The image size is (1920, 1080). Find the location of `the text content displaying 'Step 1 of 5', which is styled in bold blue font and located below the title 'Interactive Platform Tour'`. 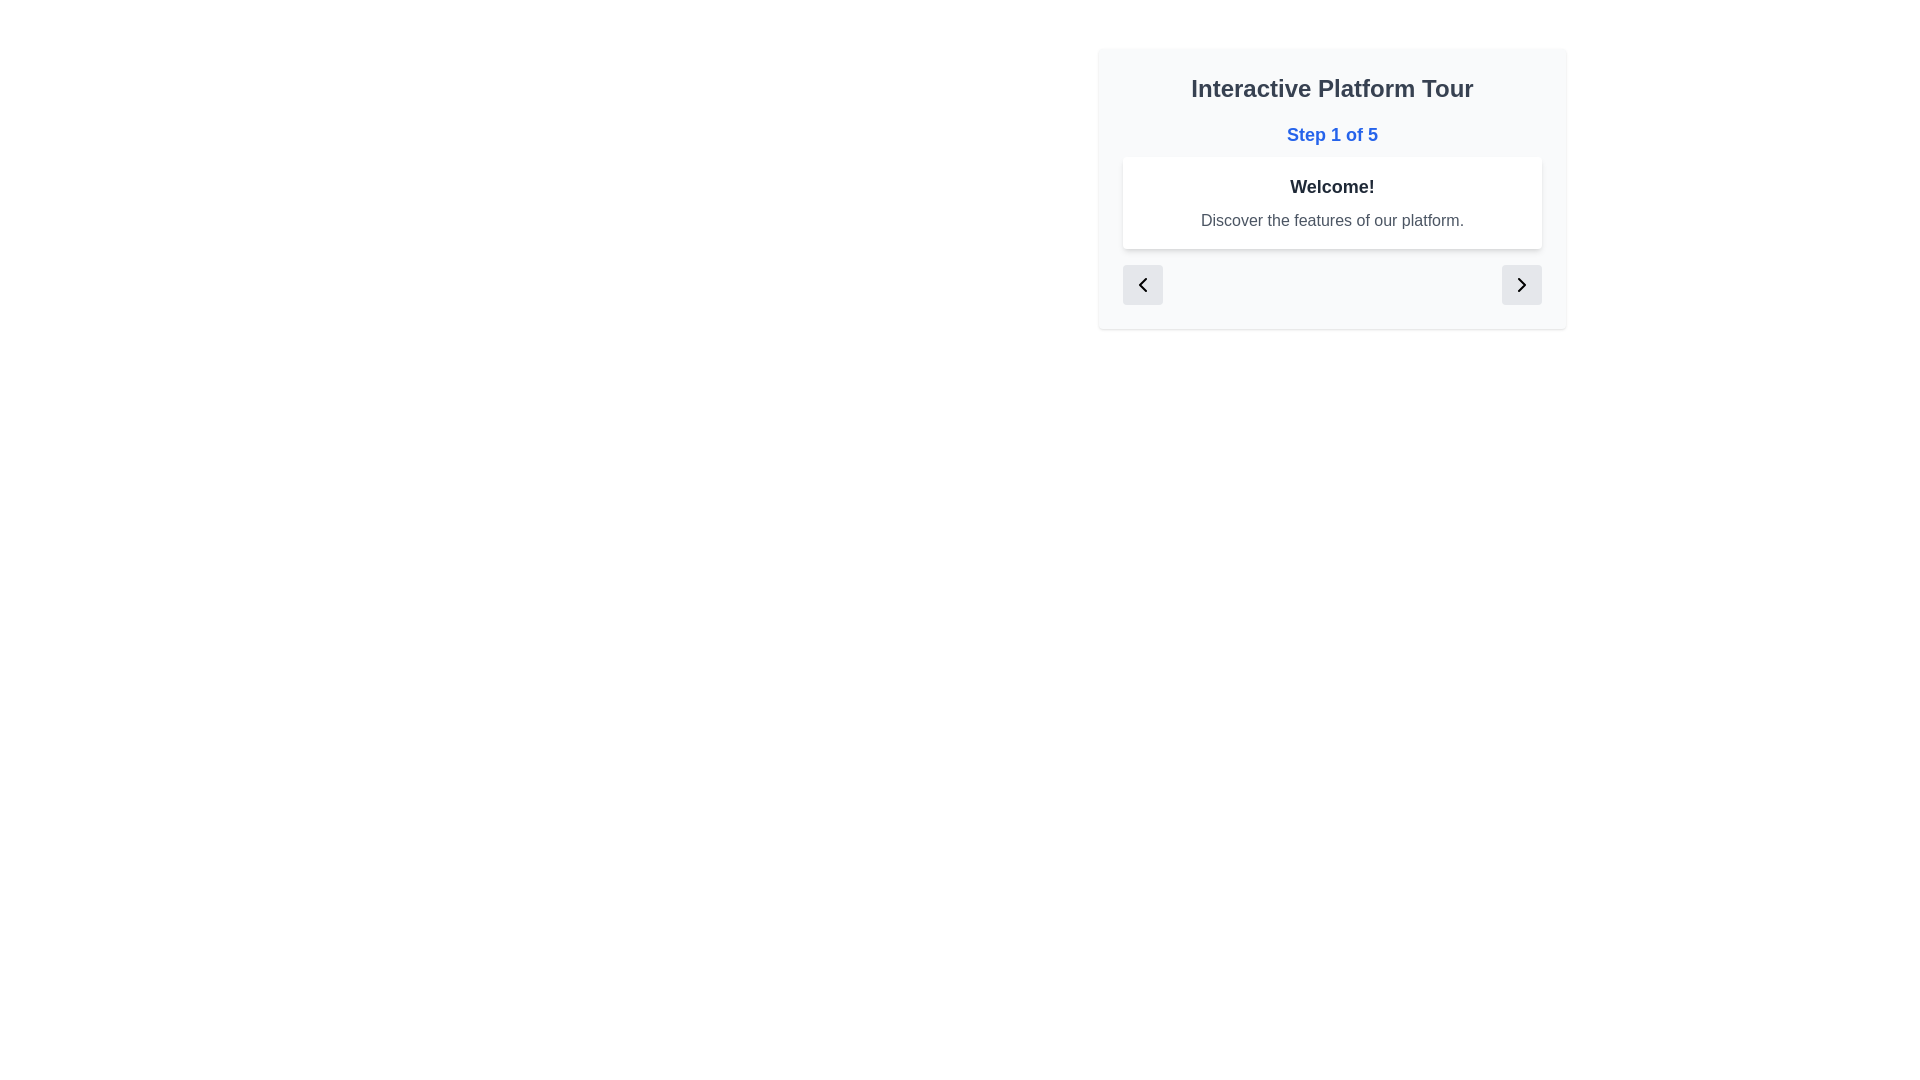

the text content displaying 'Step 1 of 5', which is styled in bold blue font and located below the title 'Interactive Platform Tour' is located at coordinates (1332, 135).